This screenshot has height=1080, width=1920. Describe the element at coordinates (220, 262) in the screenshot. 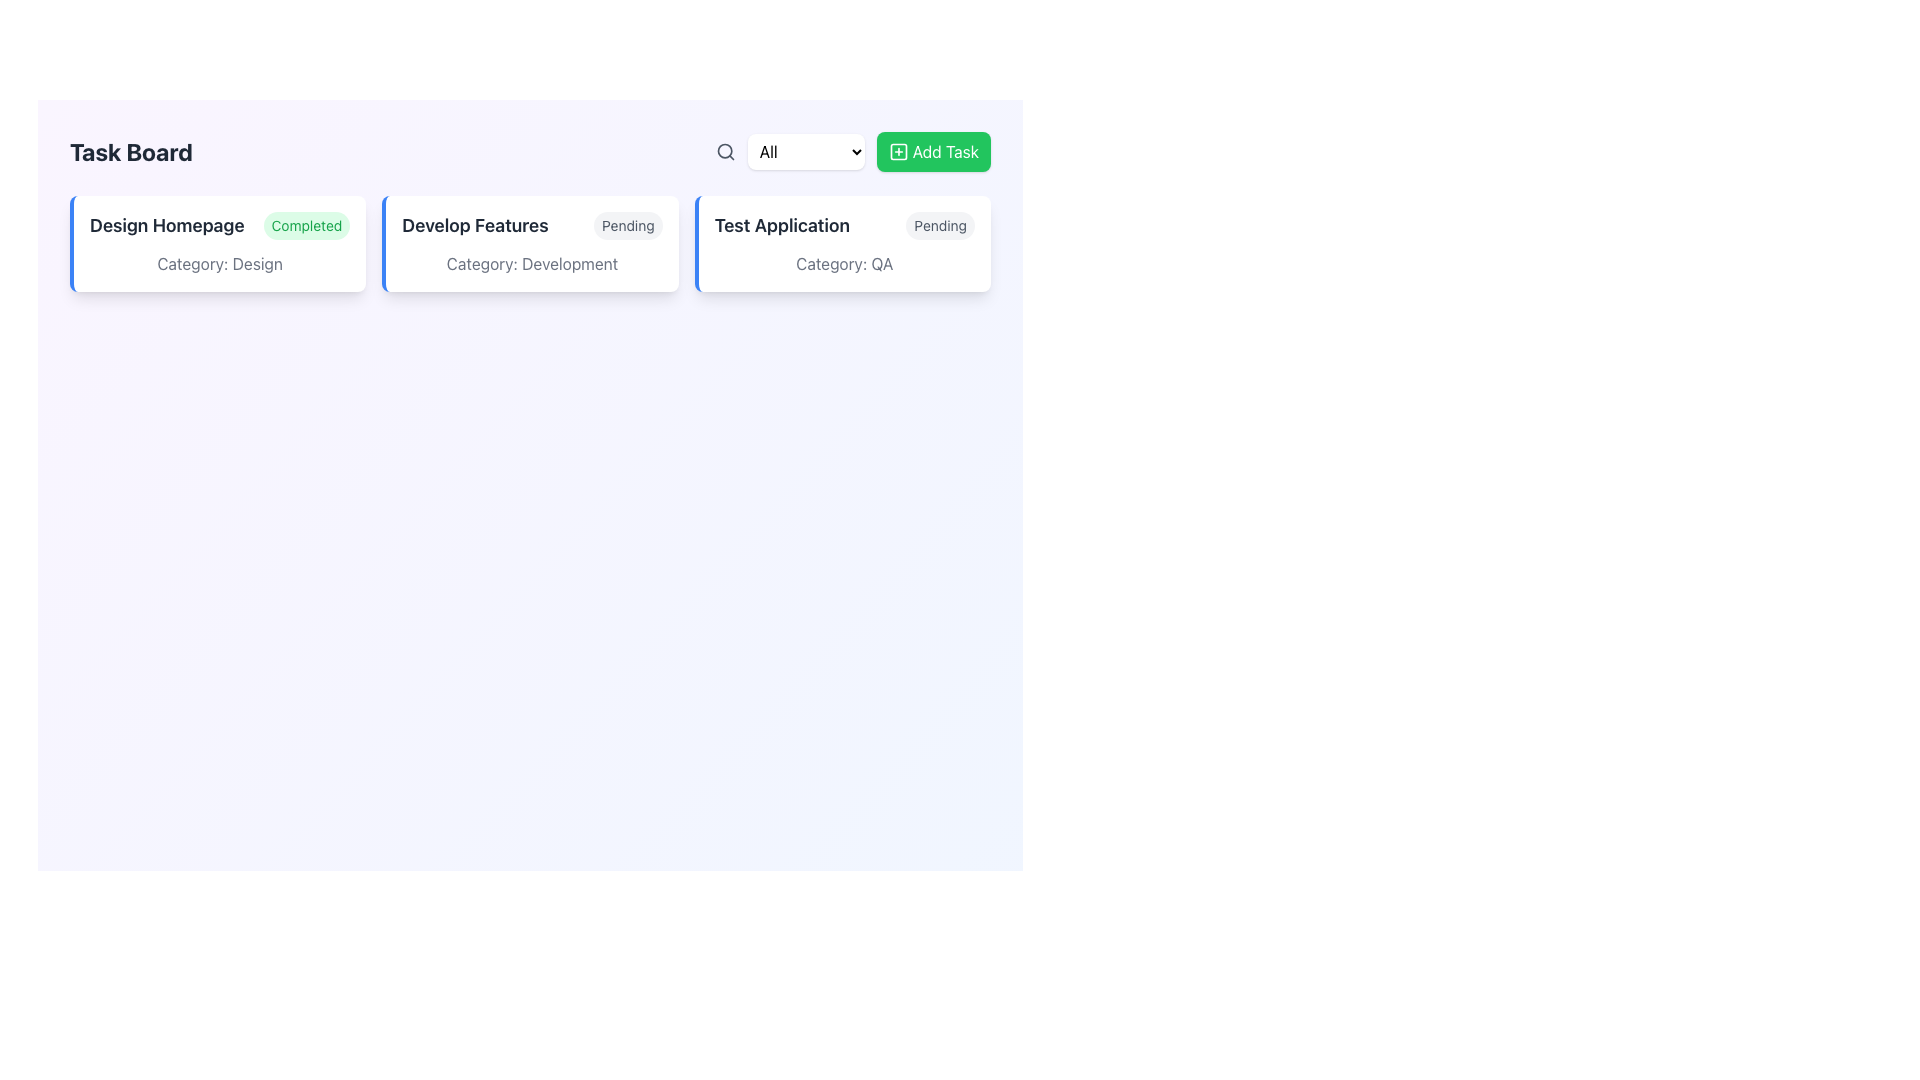

I see `the static text label providing supplementary information about the 'Design' category, located beneath the header text in the 'Design Homepage' card` at that location.